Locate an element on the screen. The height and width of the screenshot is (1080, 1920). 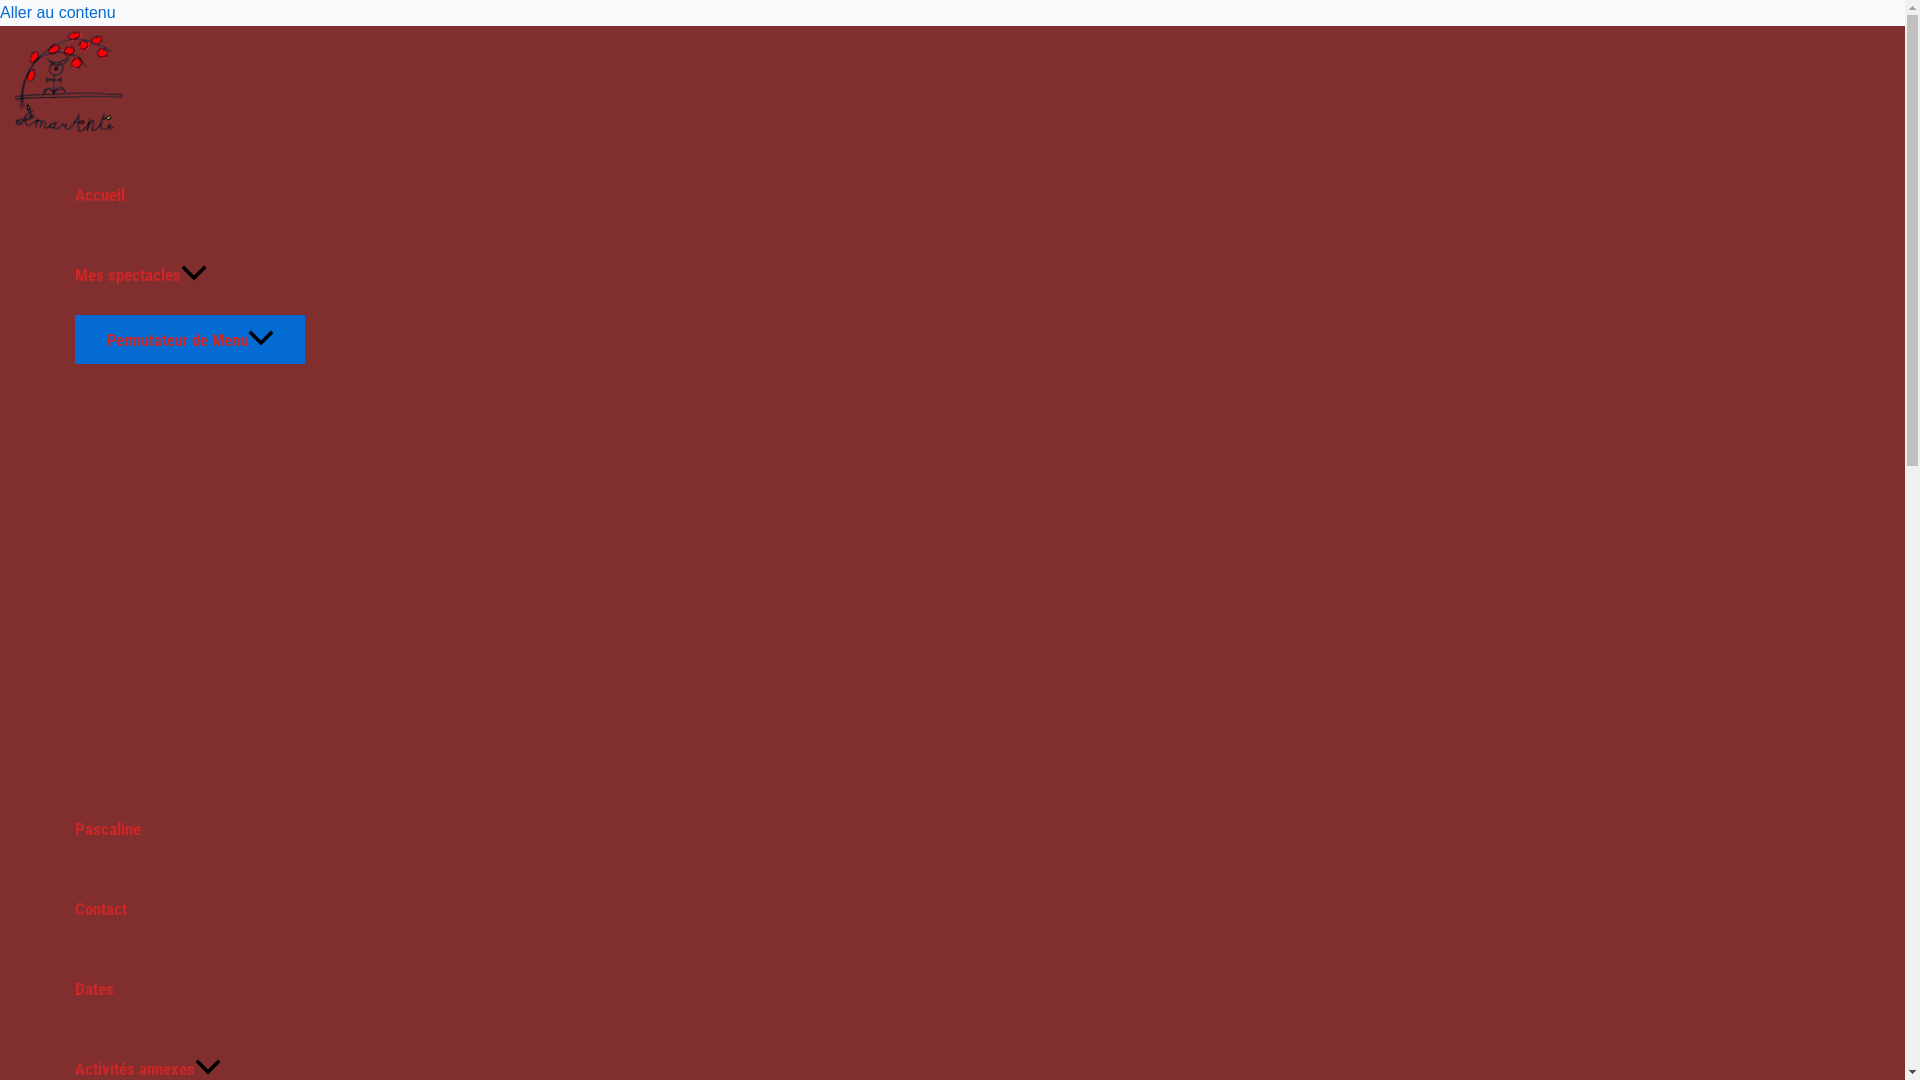
'Permutateur de Menu' is located at coordinates (190, 338).